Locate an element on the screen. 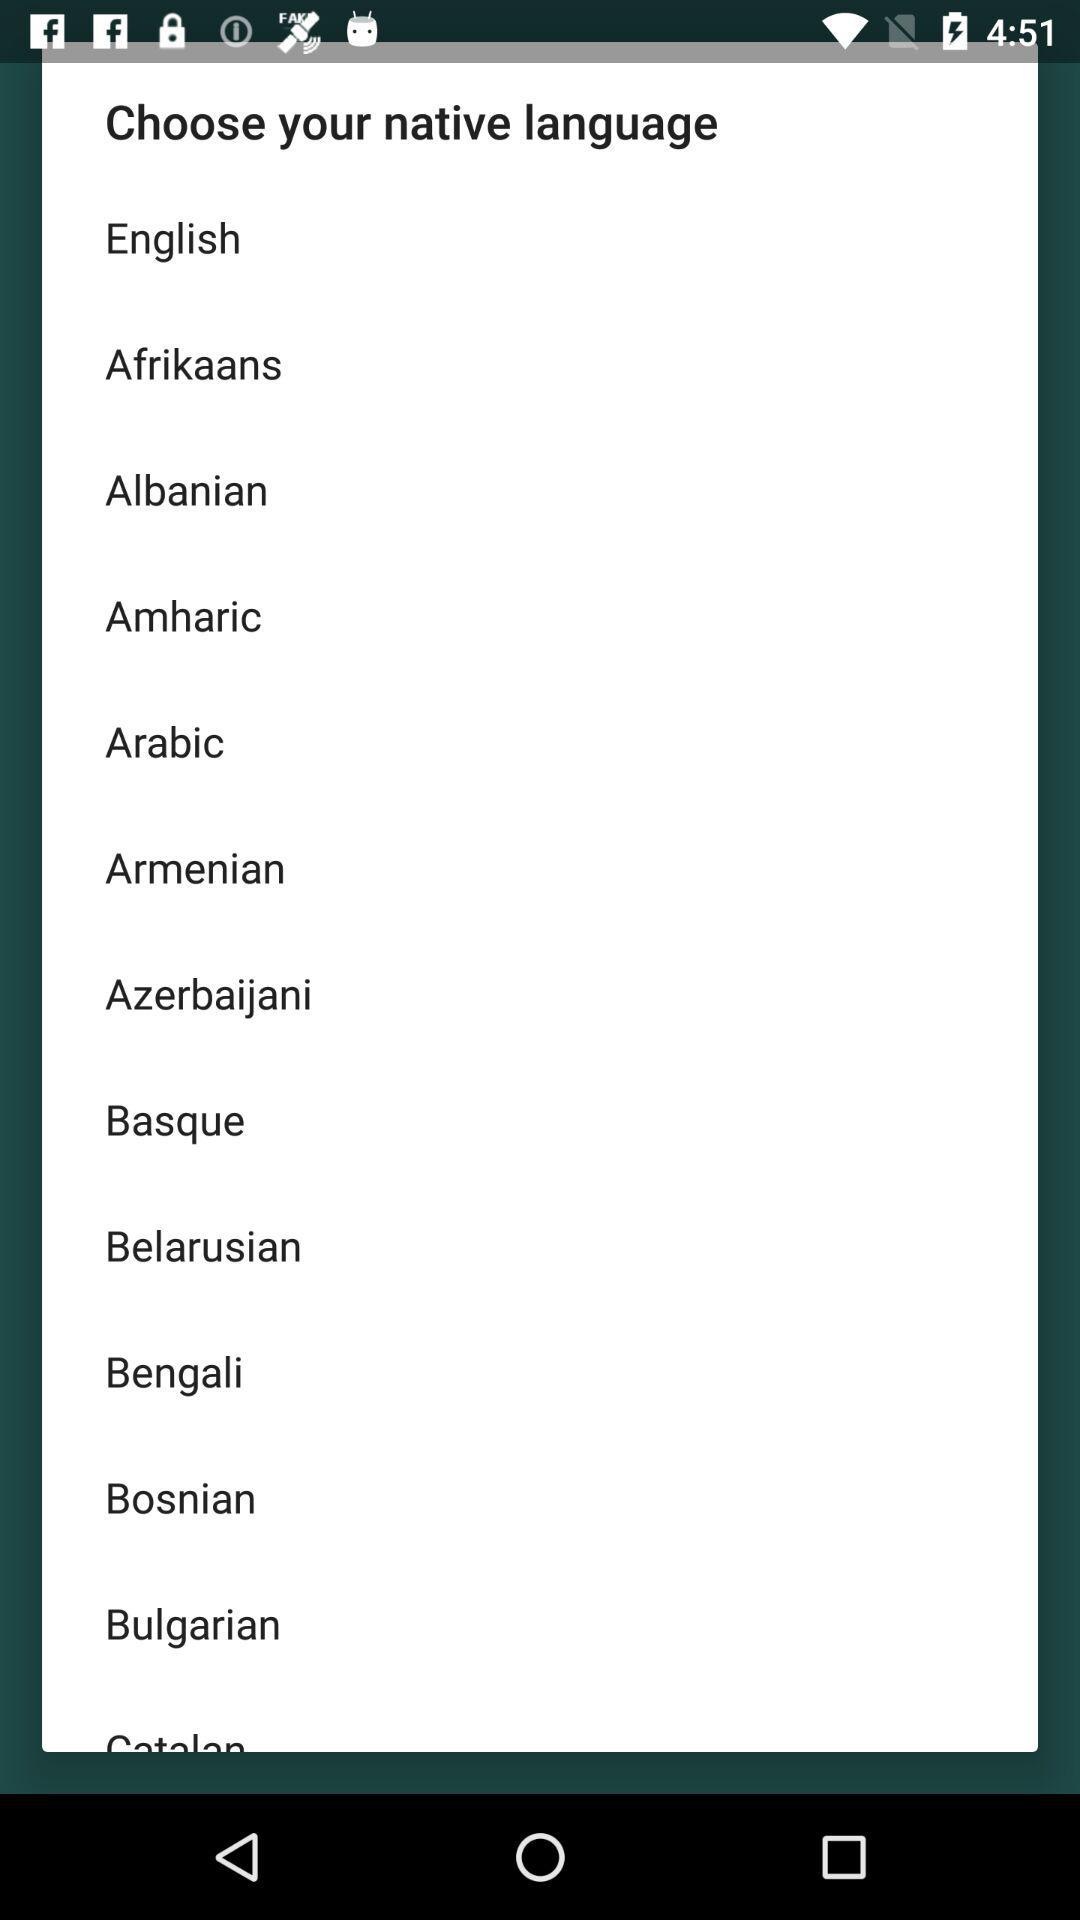 The width and height of the screenshot is (1080, 1920). item below the belarusian is located at coordinates (540, 1370).